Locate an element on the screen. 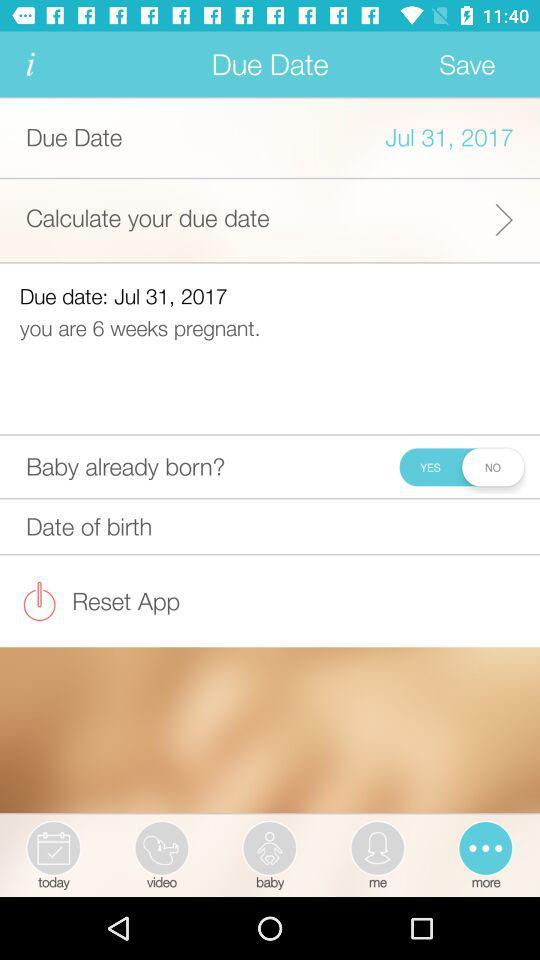  yes or no is located at coordinates (461, 466).